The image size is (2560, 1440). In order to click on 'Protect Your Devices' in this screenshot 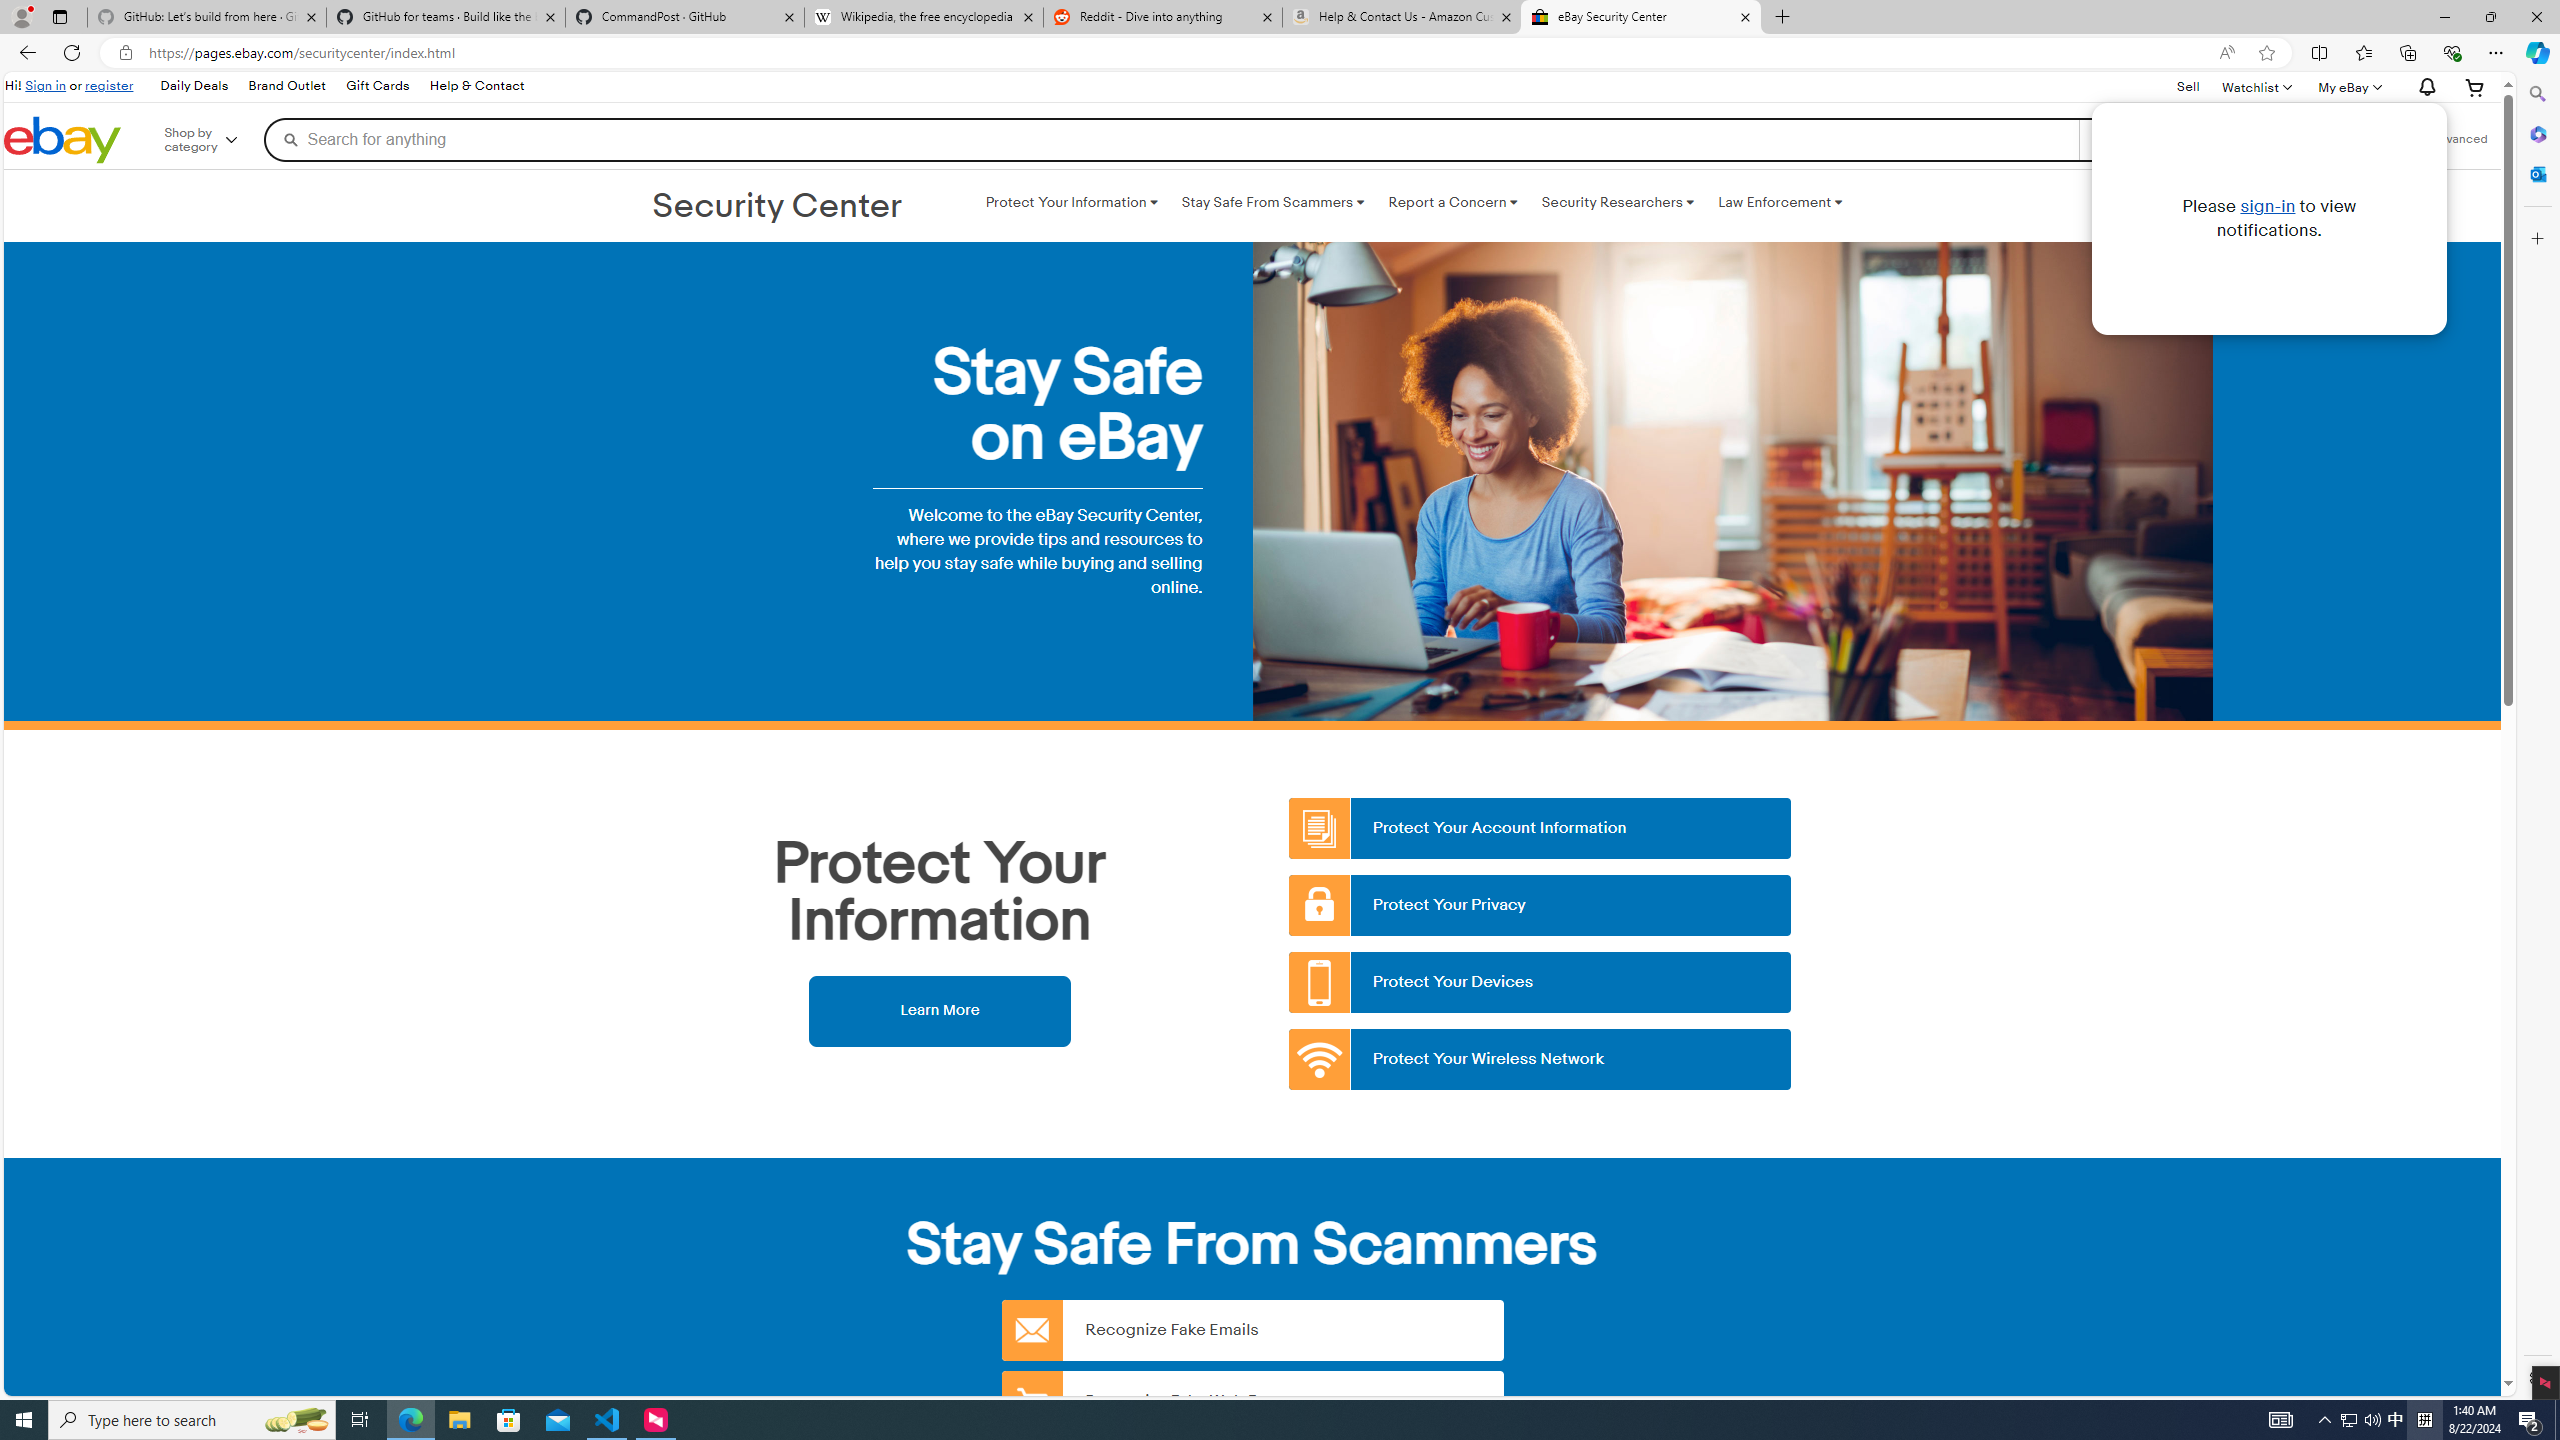, I will do `click(1540, 981)`.